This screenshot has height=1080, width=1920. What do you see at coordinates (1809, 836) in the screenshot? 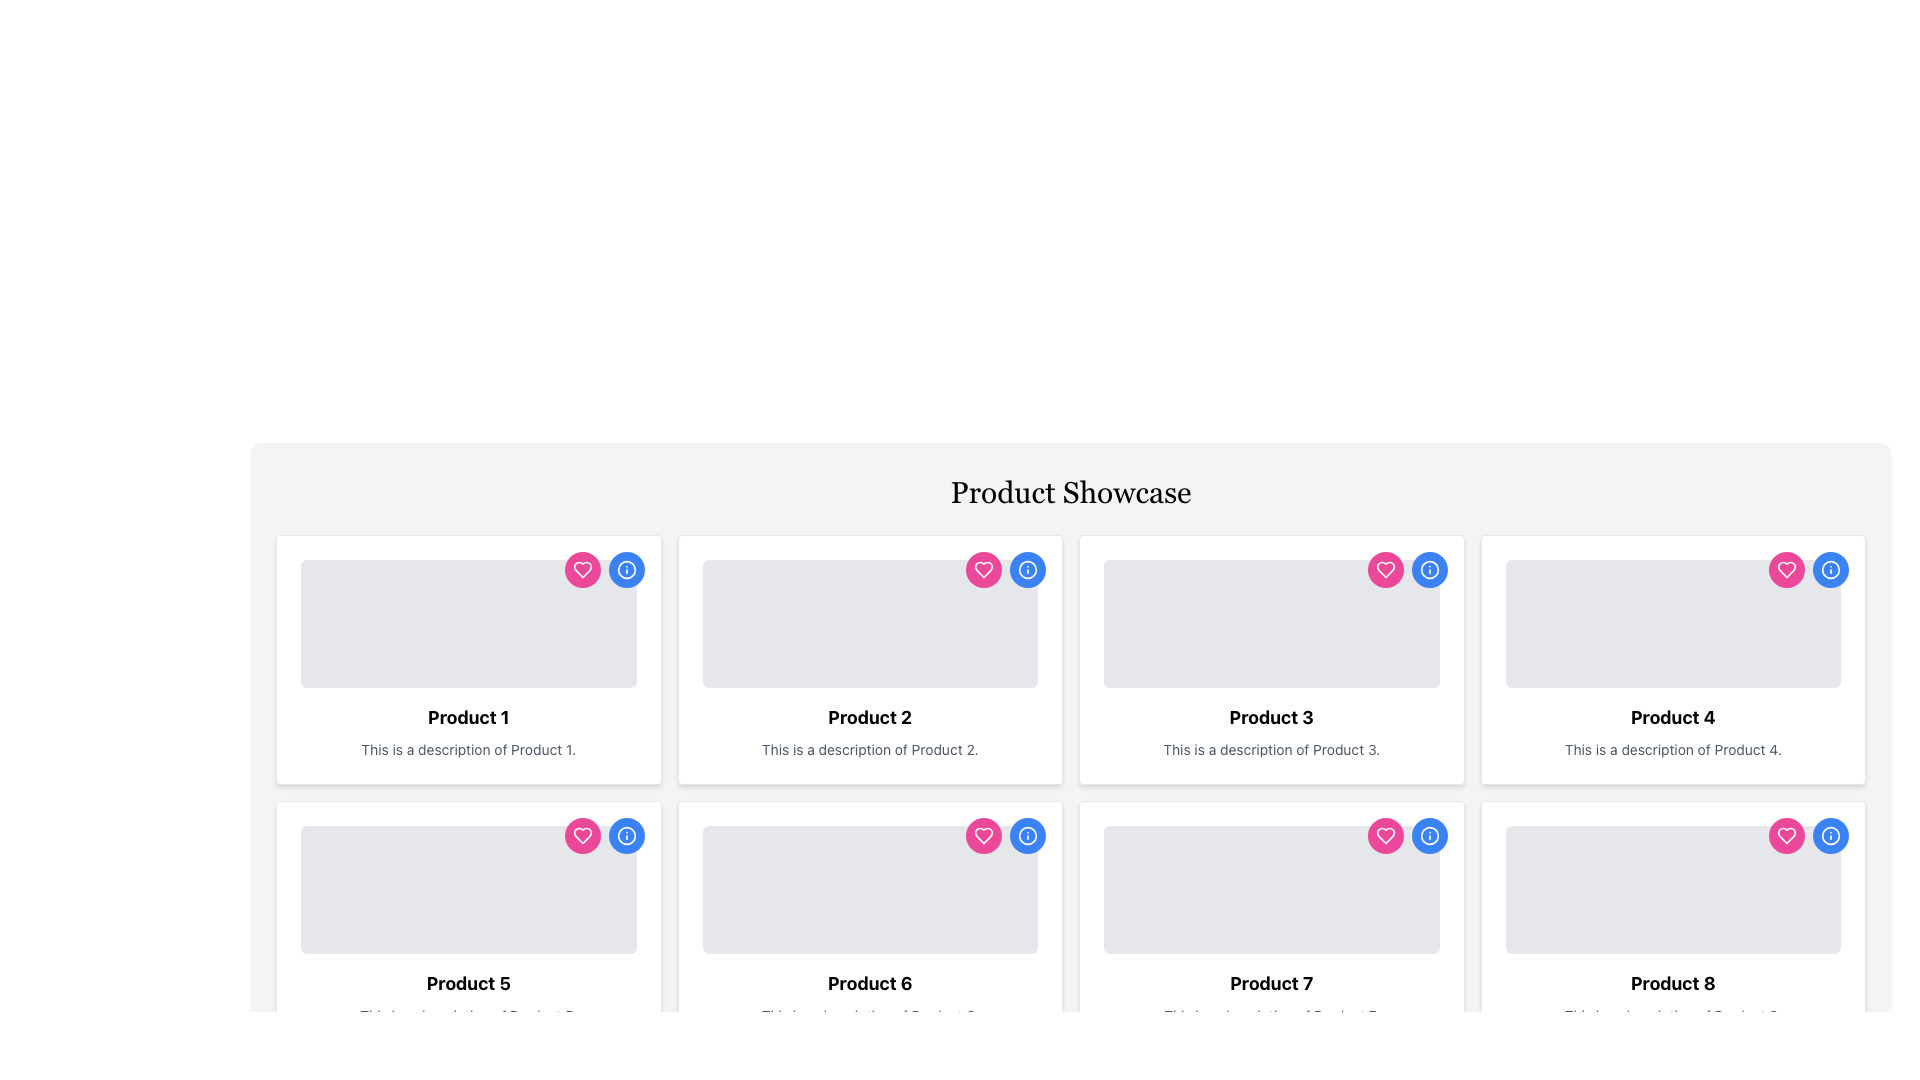
I see `the circular pink button with a heart symbol located at the top-right corner of the 'Product 8' card` at bounding box center [1809, 836].